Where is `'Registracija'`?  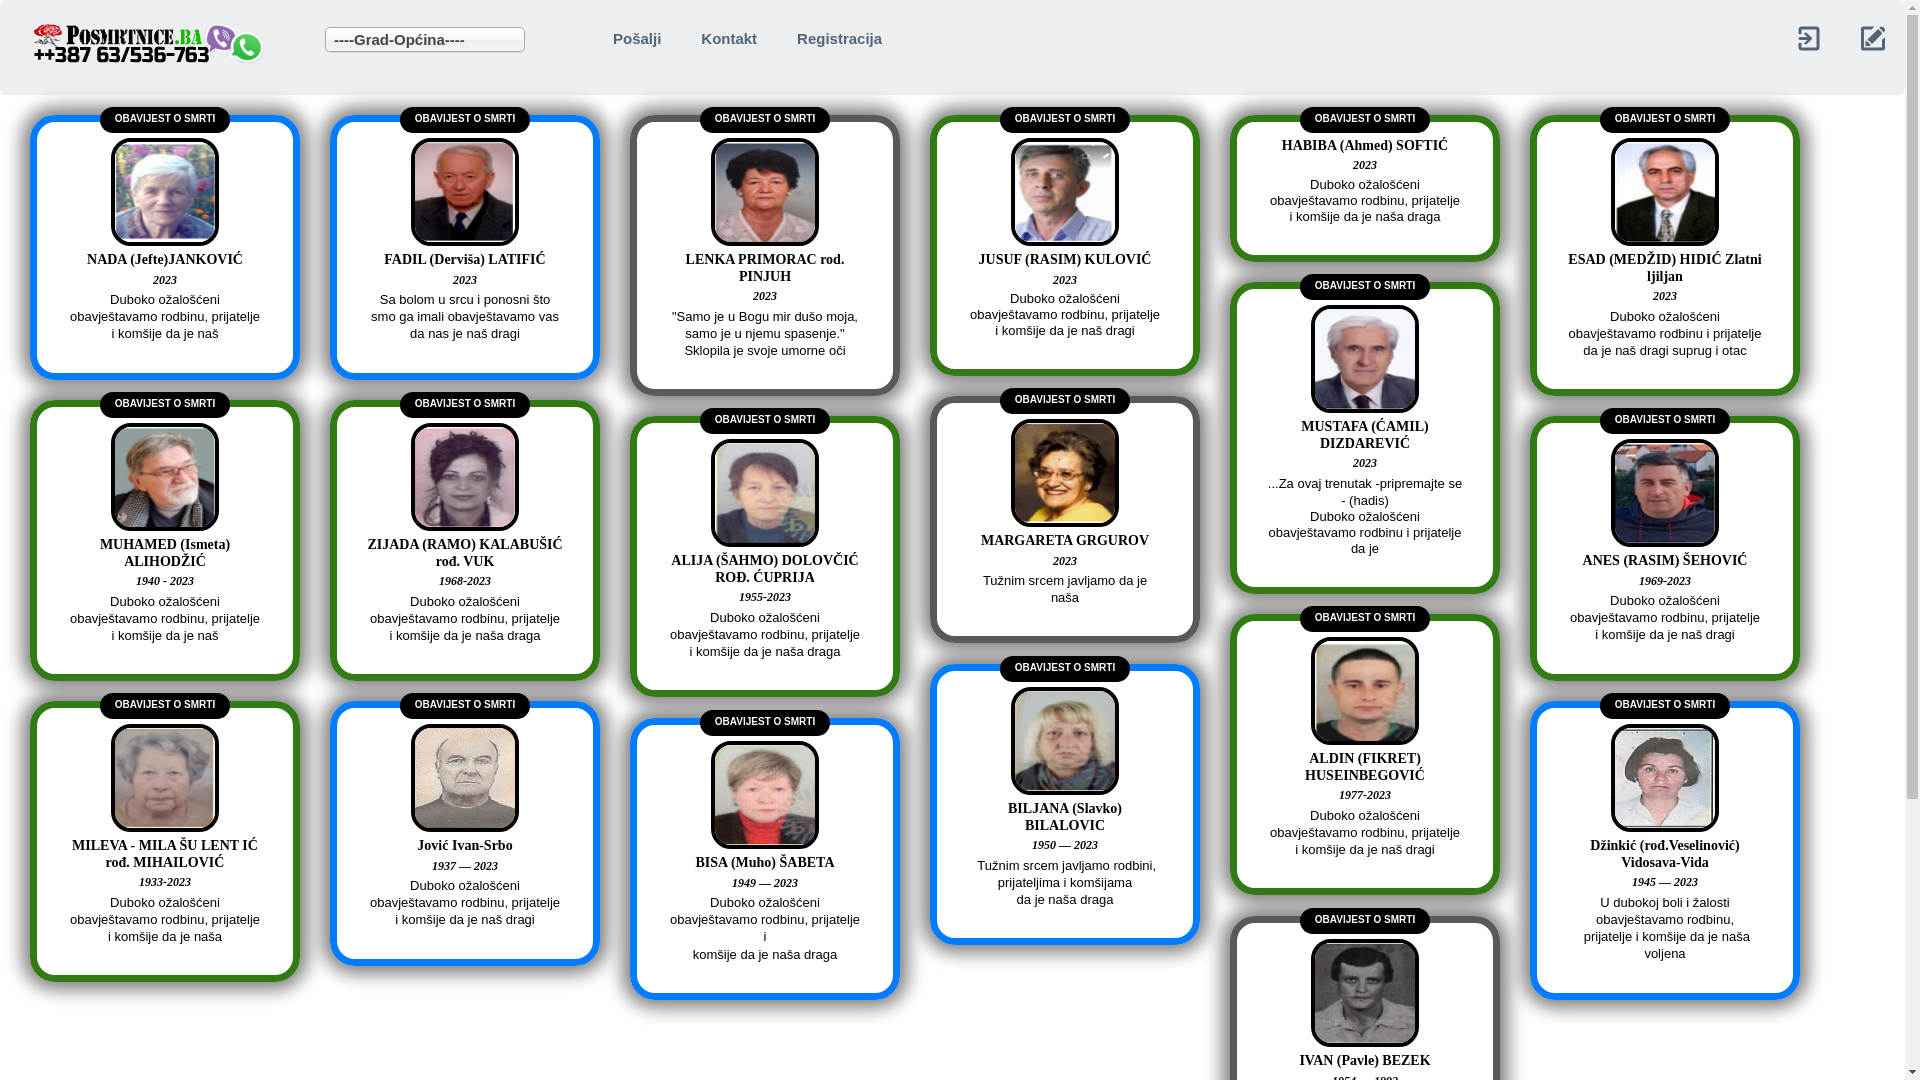 'Registracija' is located at coordinates (839, 38).